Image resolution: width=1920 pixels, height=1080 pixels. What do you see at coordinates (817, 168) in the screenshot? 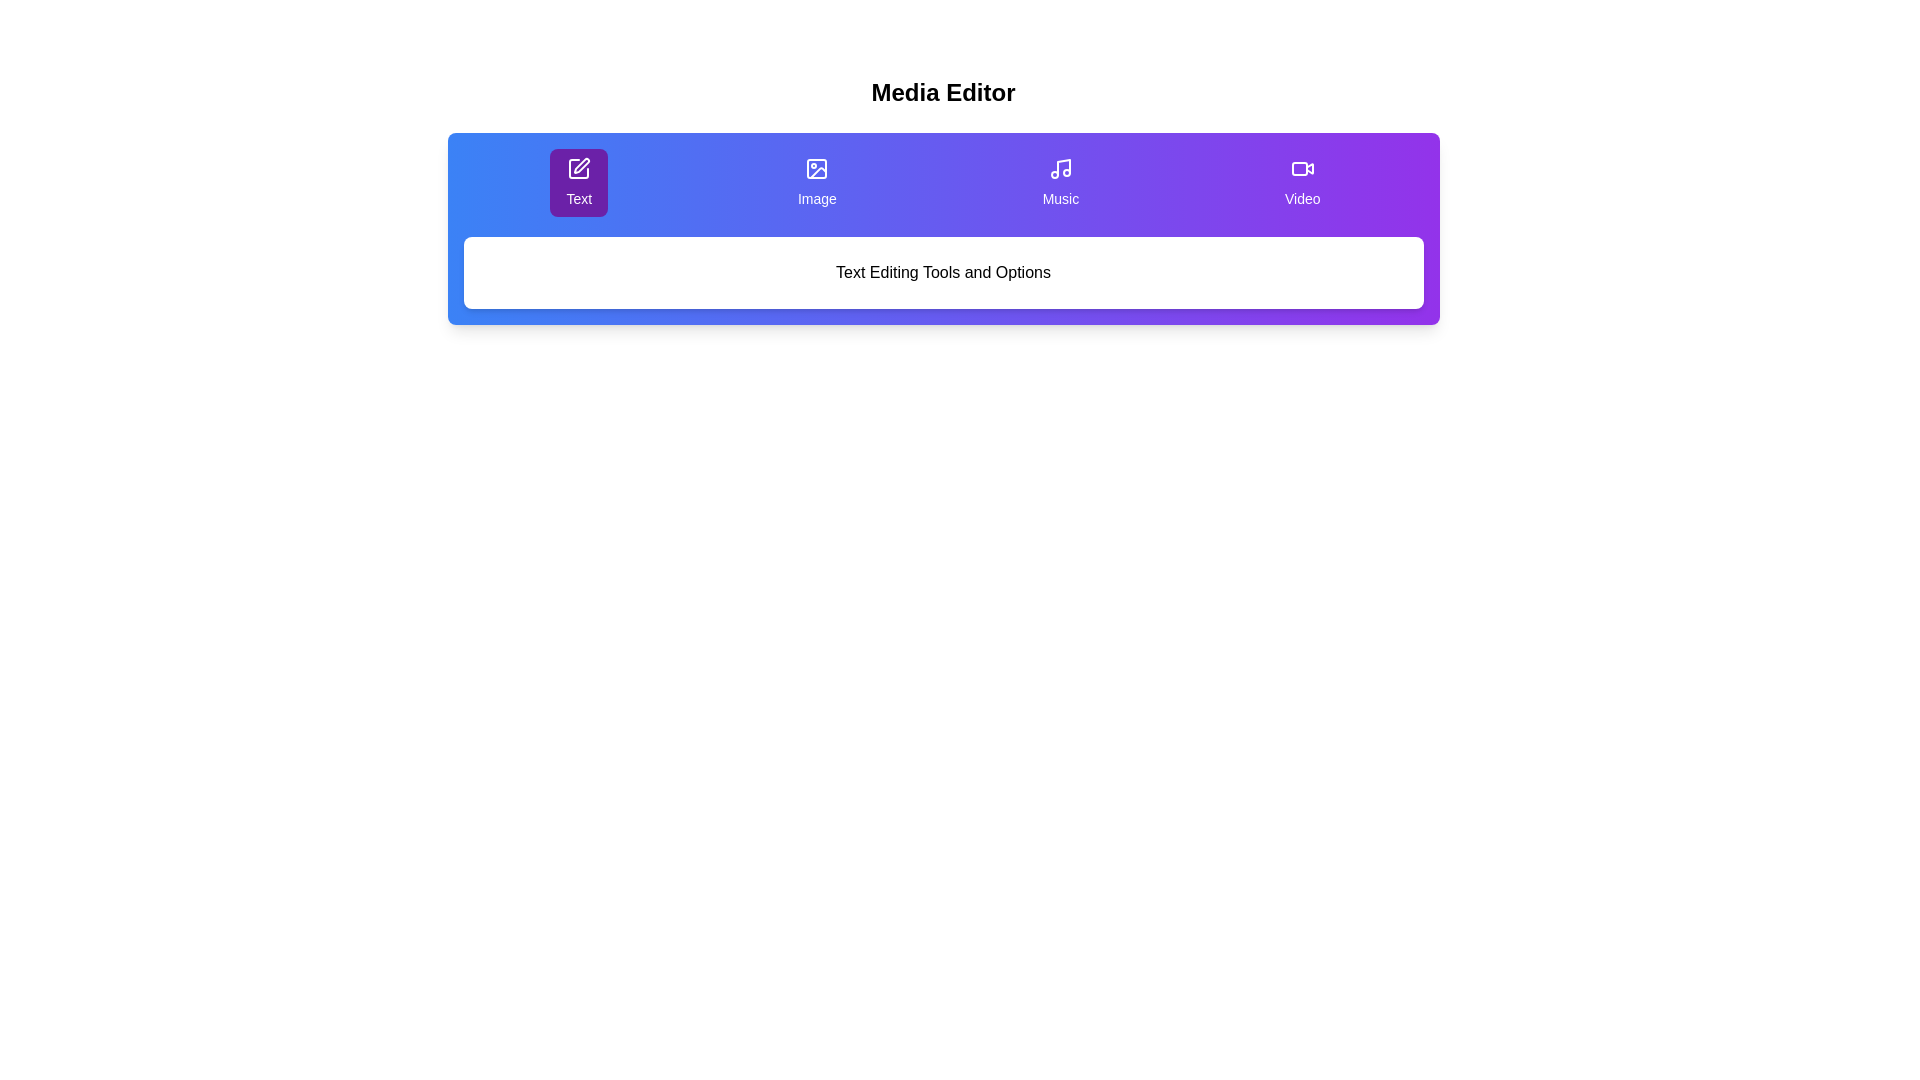
I see `the 'Image' icon located in the second position of the toolbar` at bounding box center [817, 168].